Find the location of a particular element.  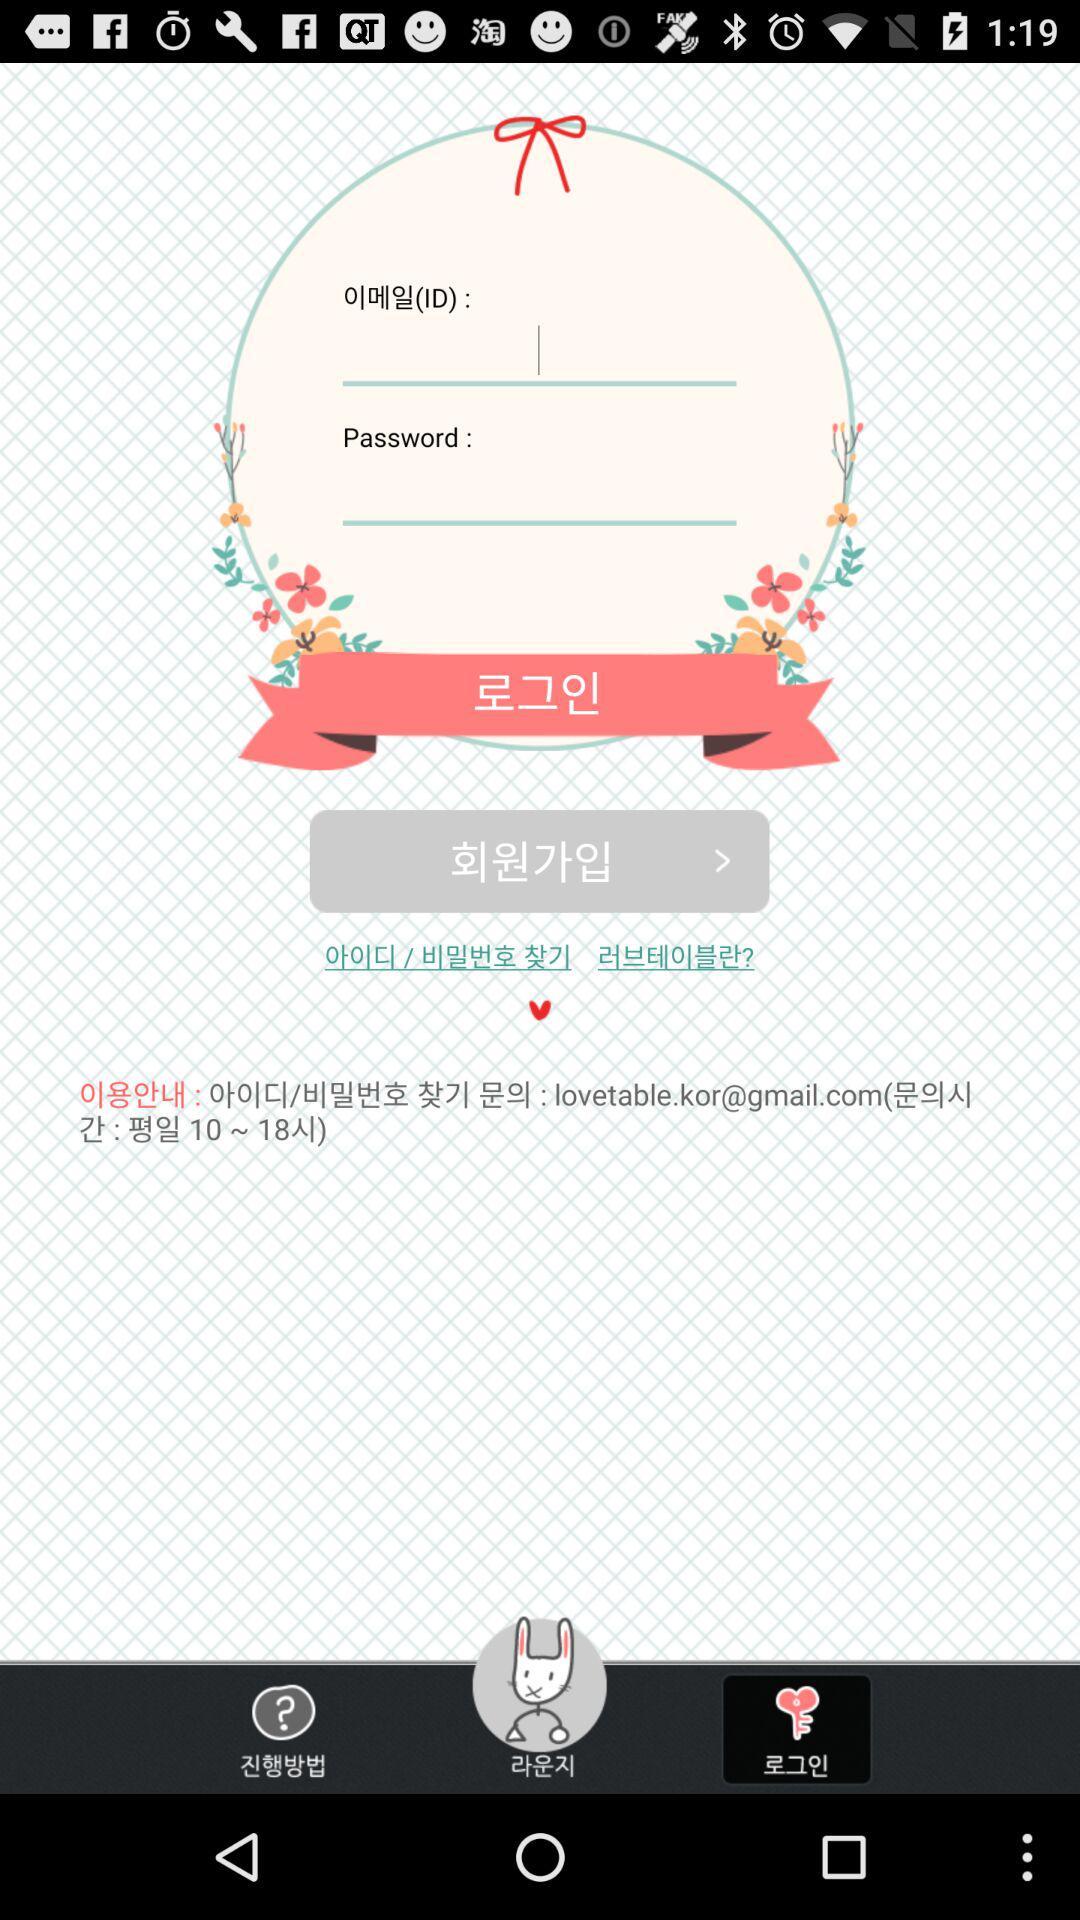

id is located at coordinates (538, 350).